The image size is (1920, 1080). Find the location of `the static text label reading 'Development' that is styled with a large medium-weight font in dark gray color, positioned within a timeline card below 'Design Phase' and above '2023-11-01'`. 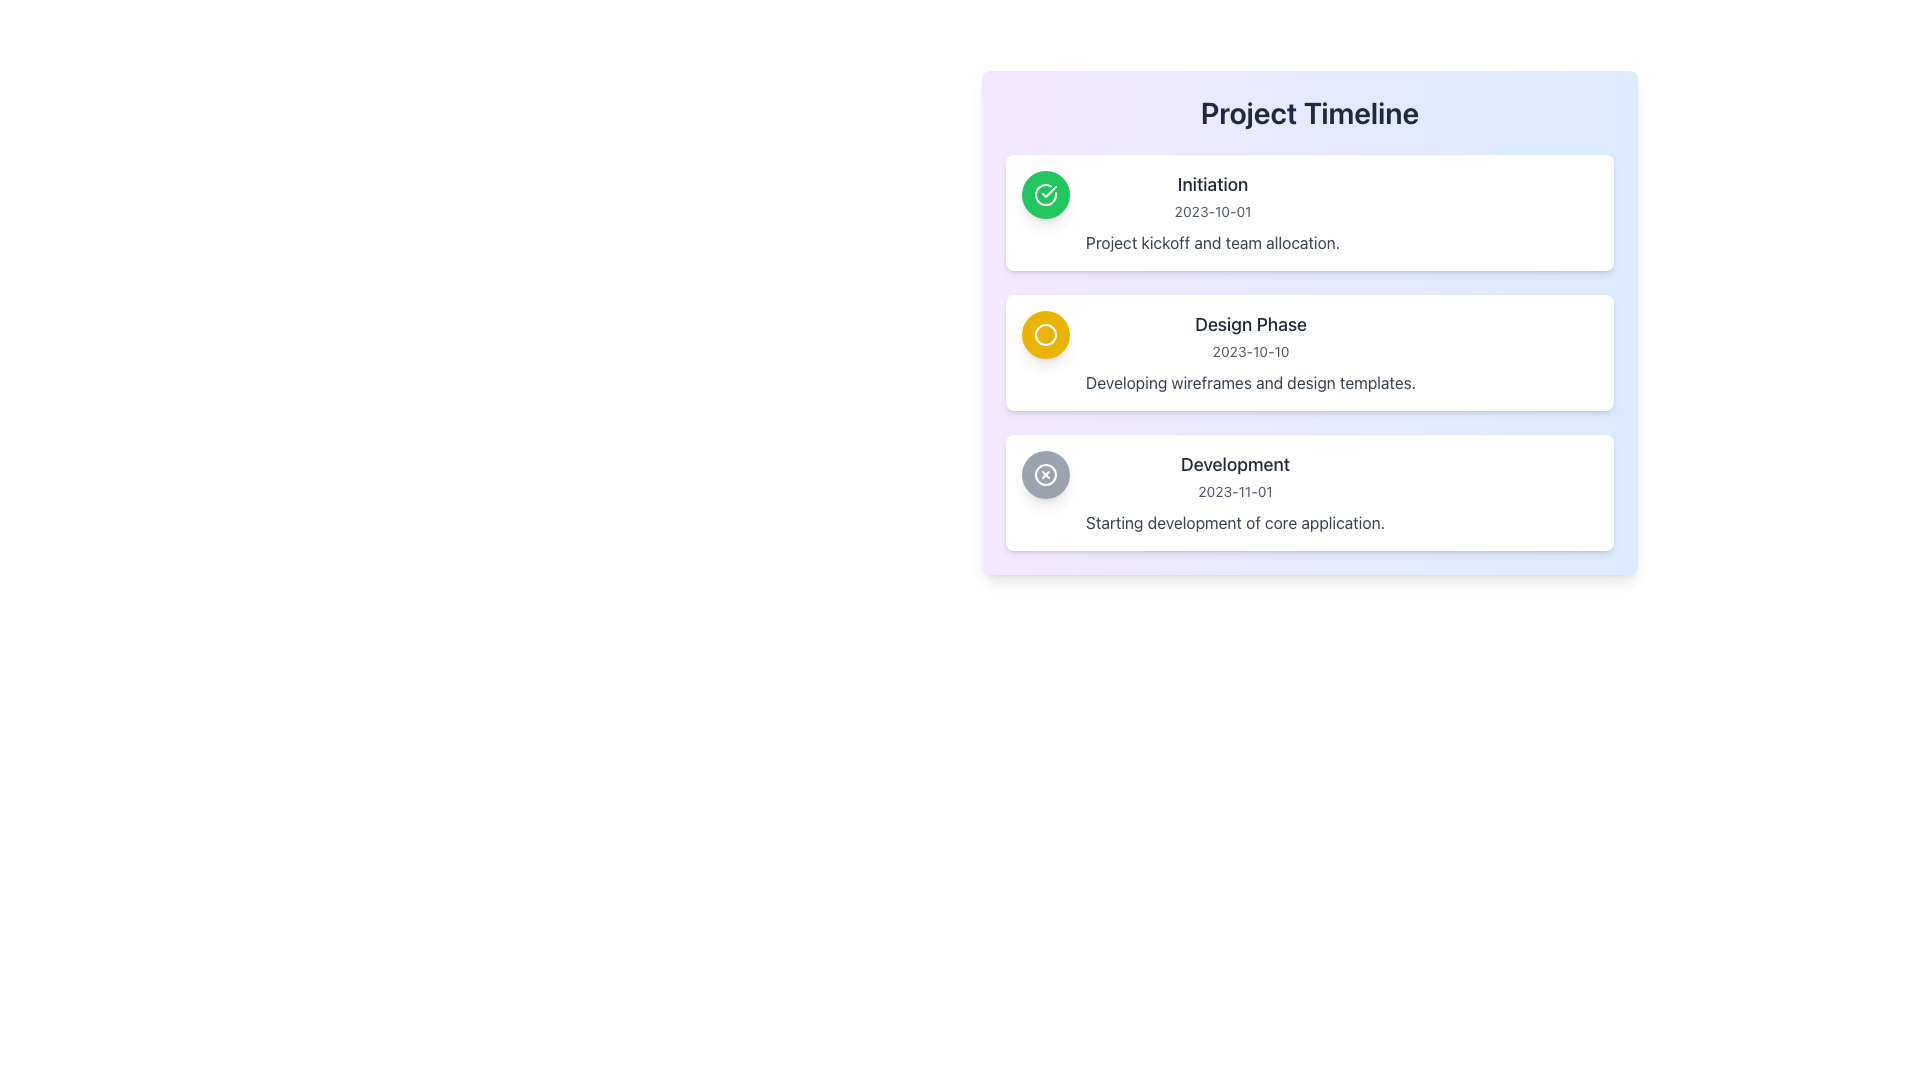

the static text label reading 'Development' that is styled with a large medium-weight font in dark gray color, positioned within a timeline card below 'Design Phase' and above '2023-11-01' is located at coordinates (1234, 465).